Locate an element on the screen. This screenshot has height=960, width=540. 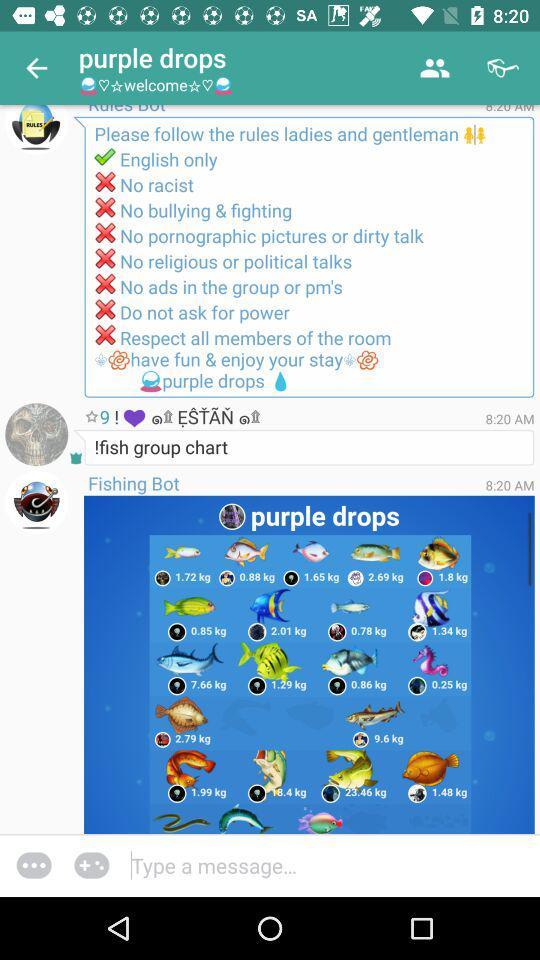
the more icon is located at coordinates (30, 864).